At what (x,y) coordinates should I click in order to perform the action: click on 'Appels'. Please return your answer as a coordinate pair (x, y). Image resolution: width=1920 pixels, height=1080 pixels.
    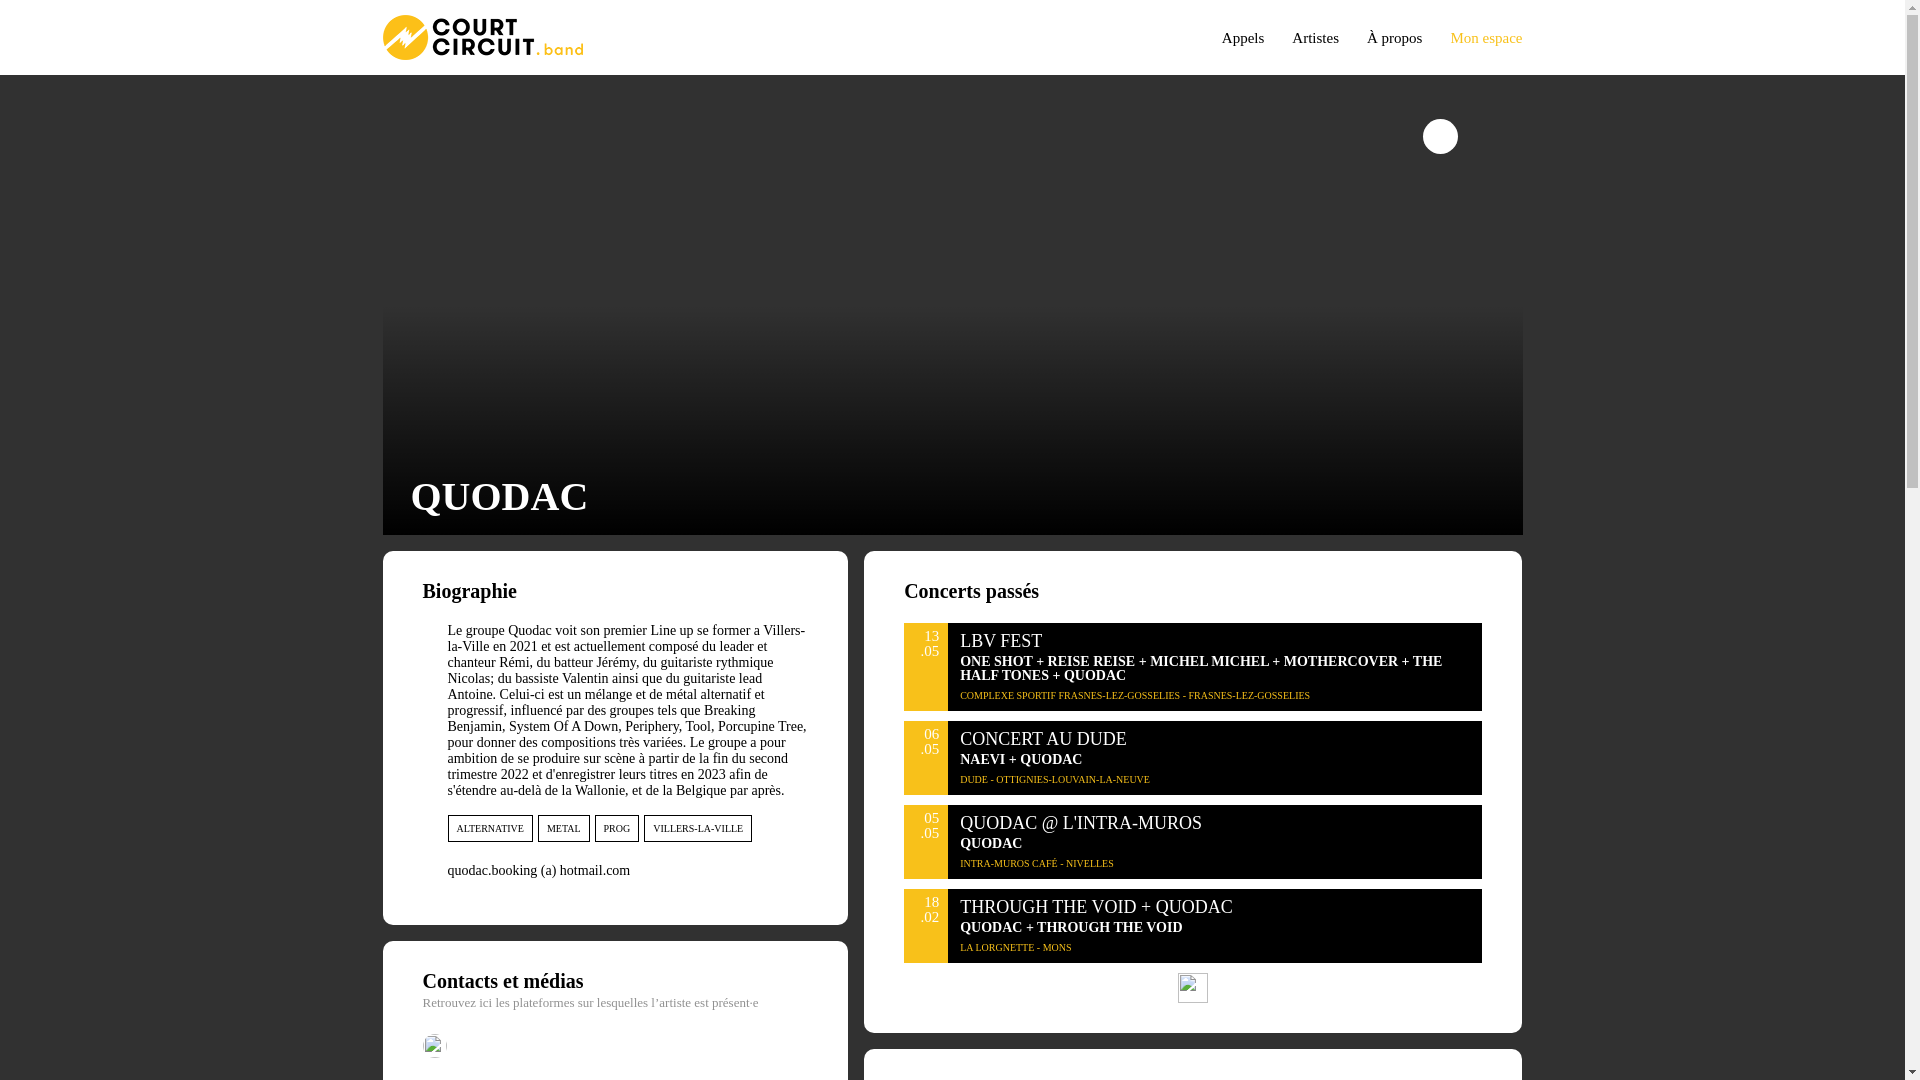
    Looking at the image, I should click on (1232, 36).